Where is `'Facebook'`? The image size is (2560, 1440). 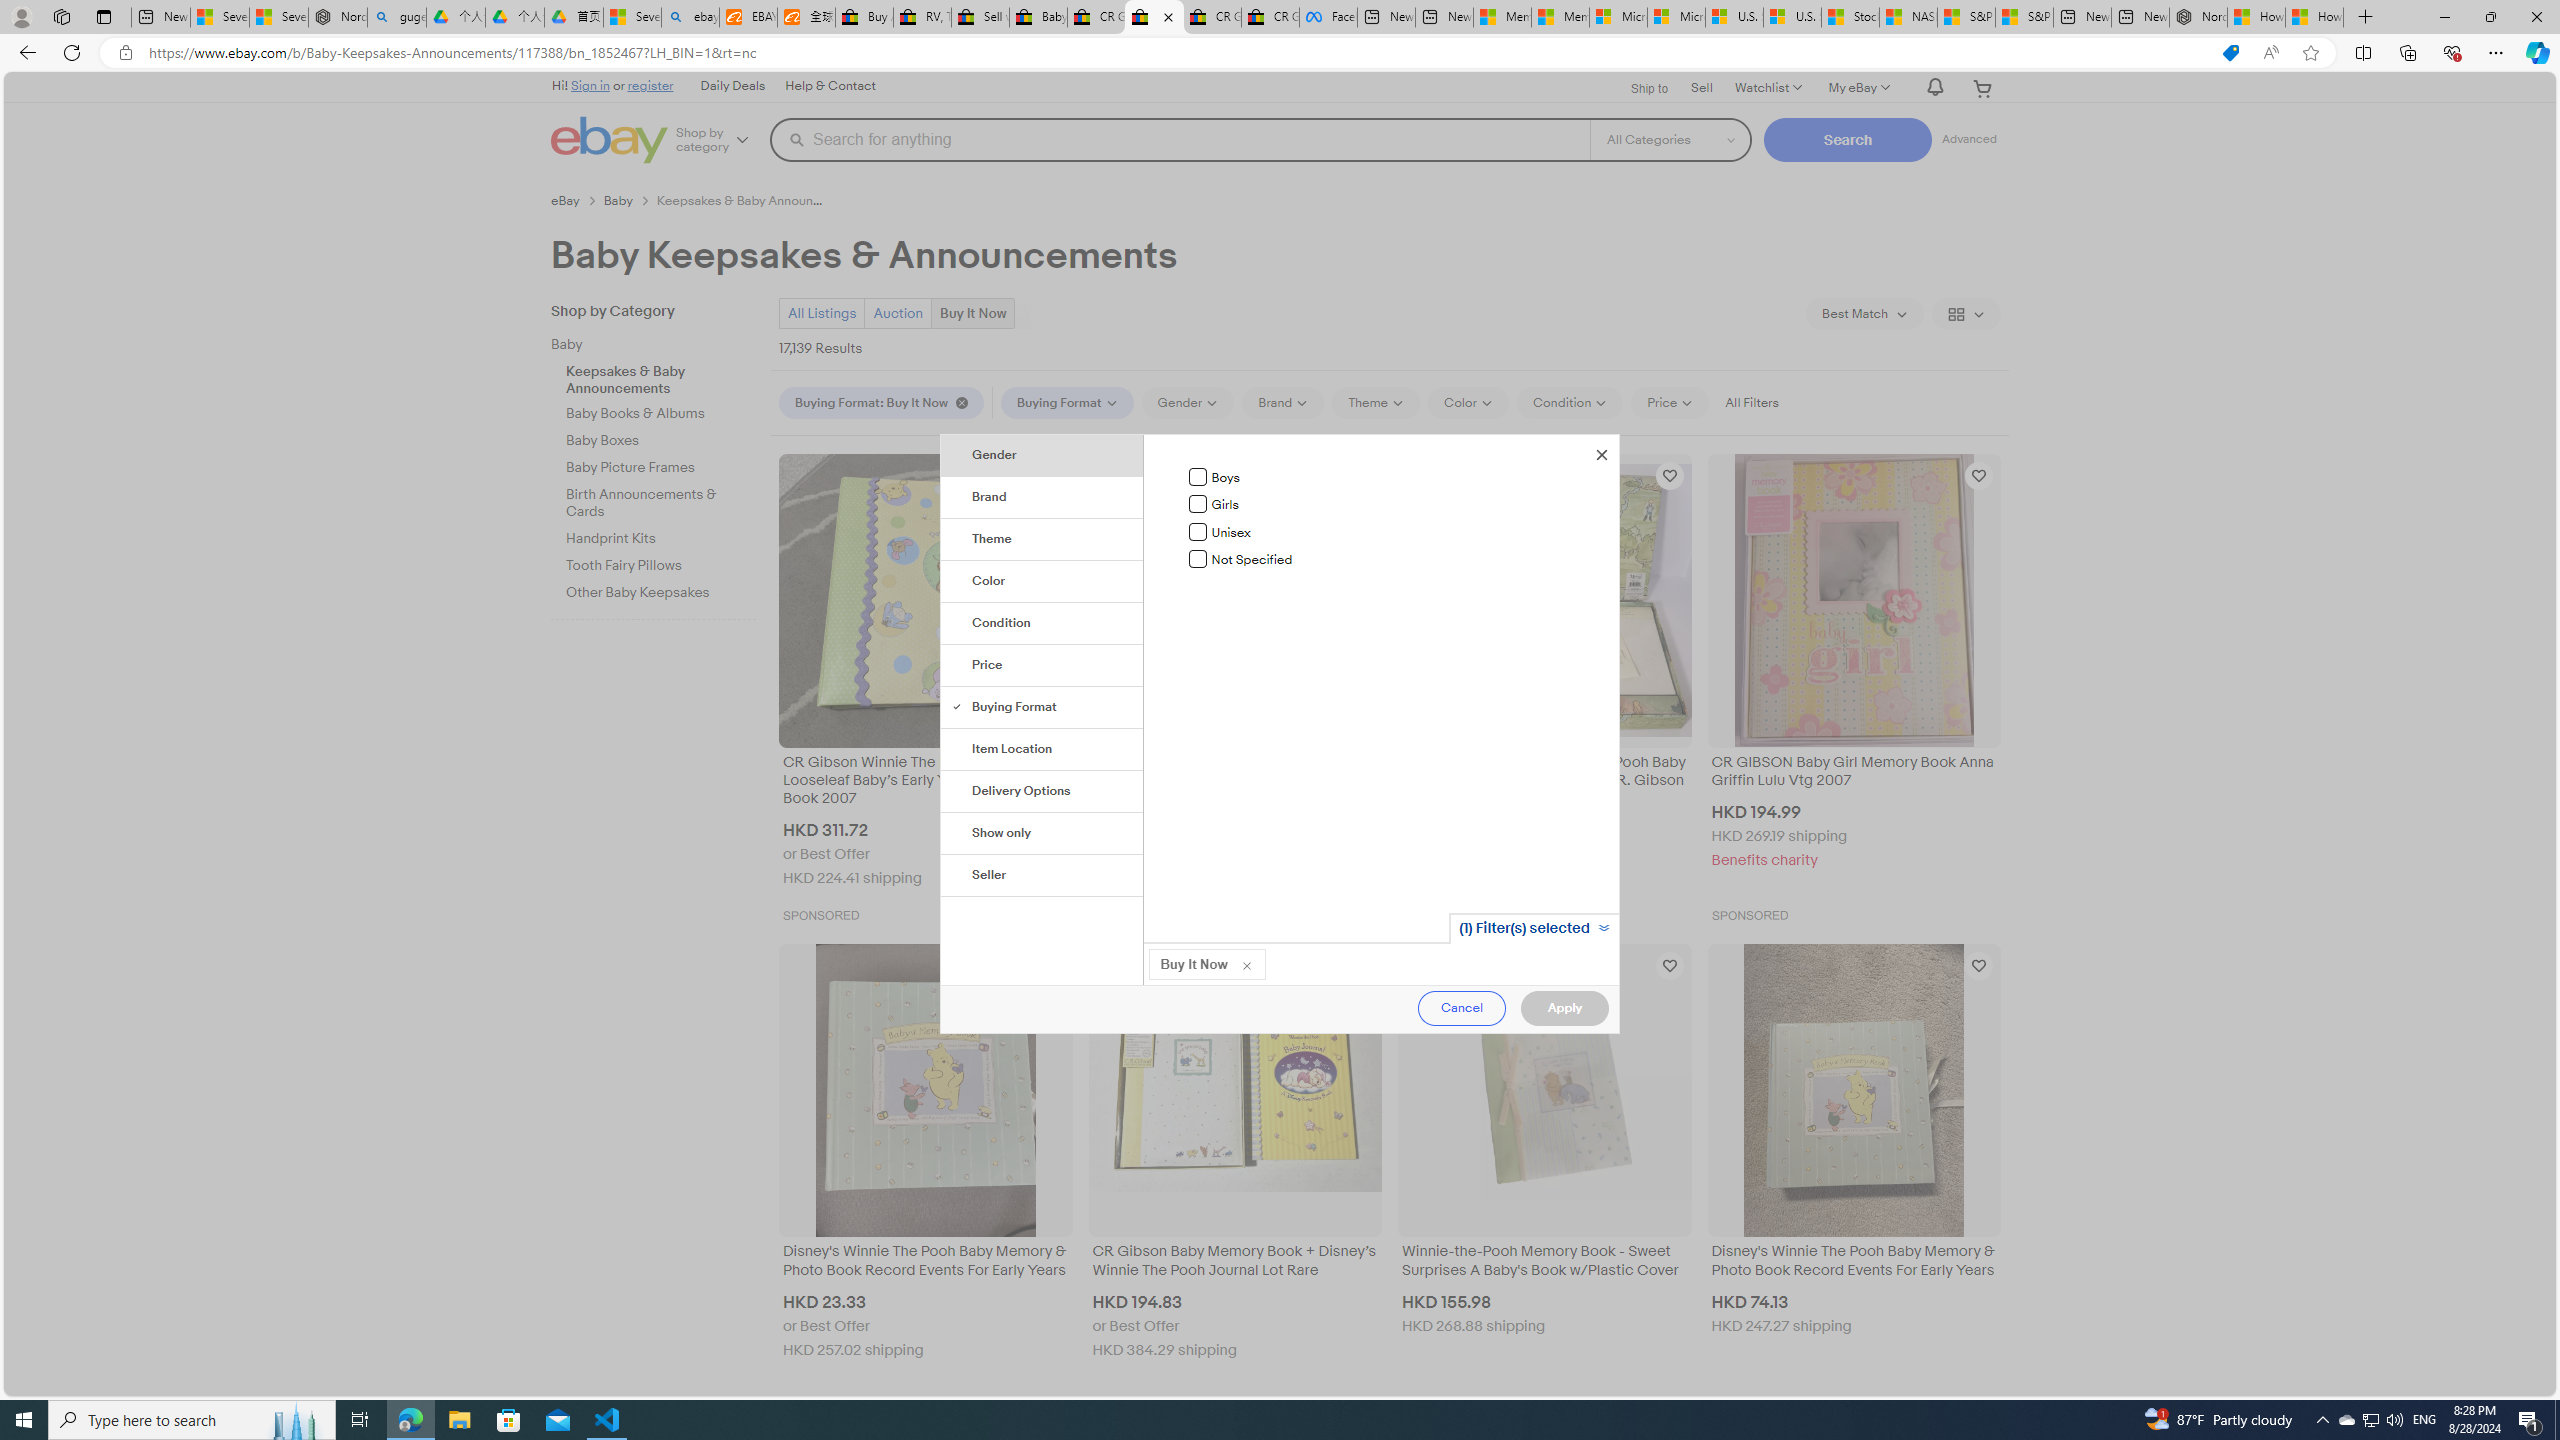
'Facebook' is located at coordinates (1328, 16).